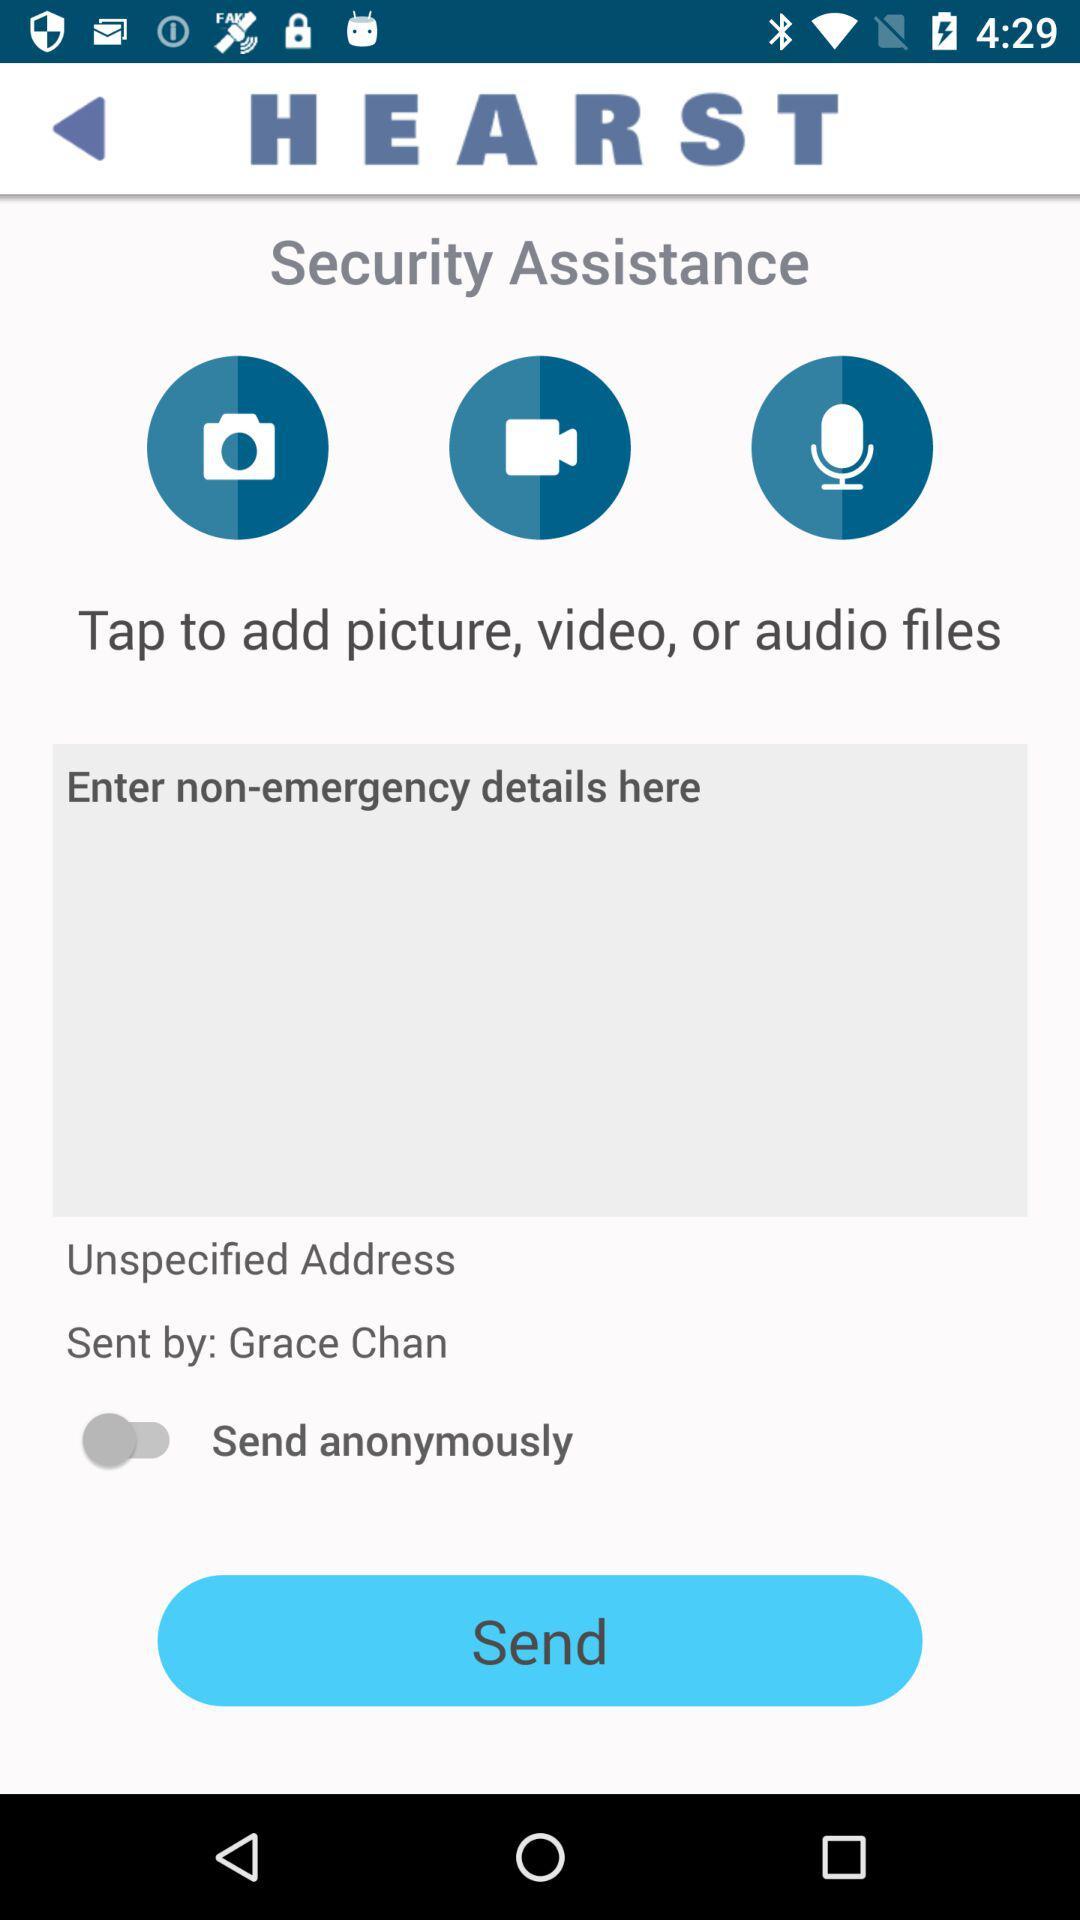 Image resolution: width=1080 pixels, height=1920 pixels. I want to click on item above unspecified address, so click(540, 980).